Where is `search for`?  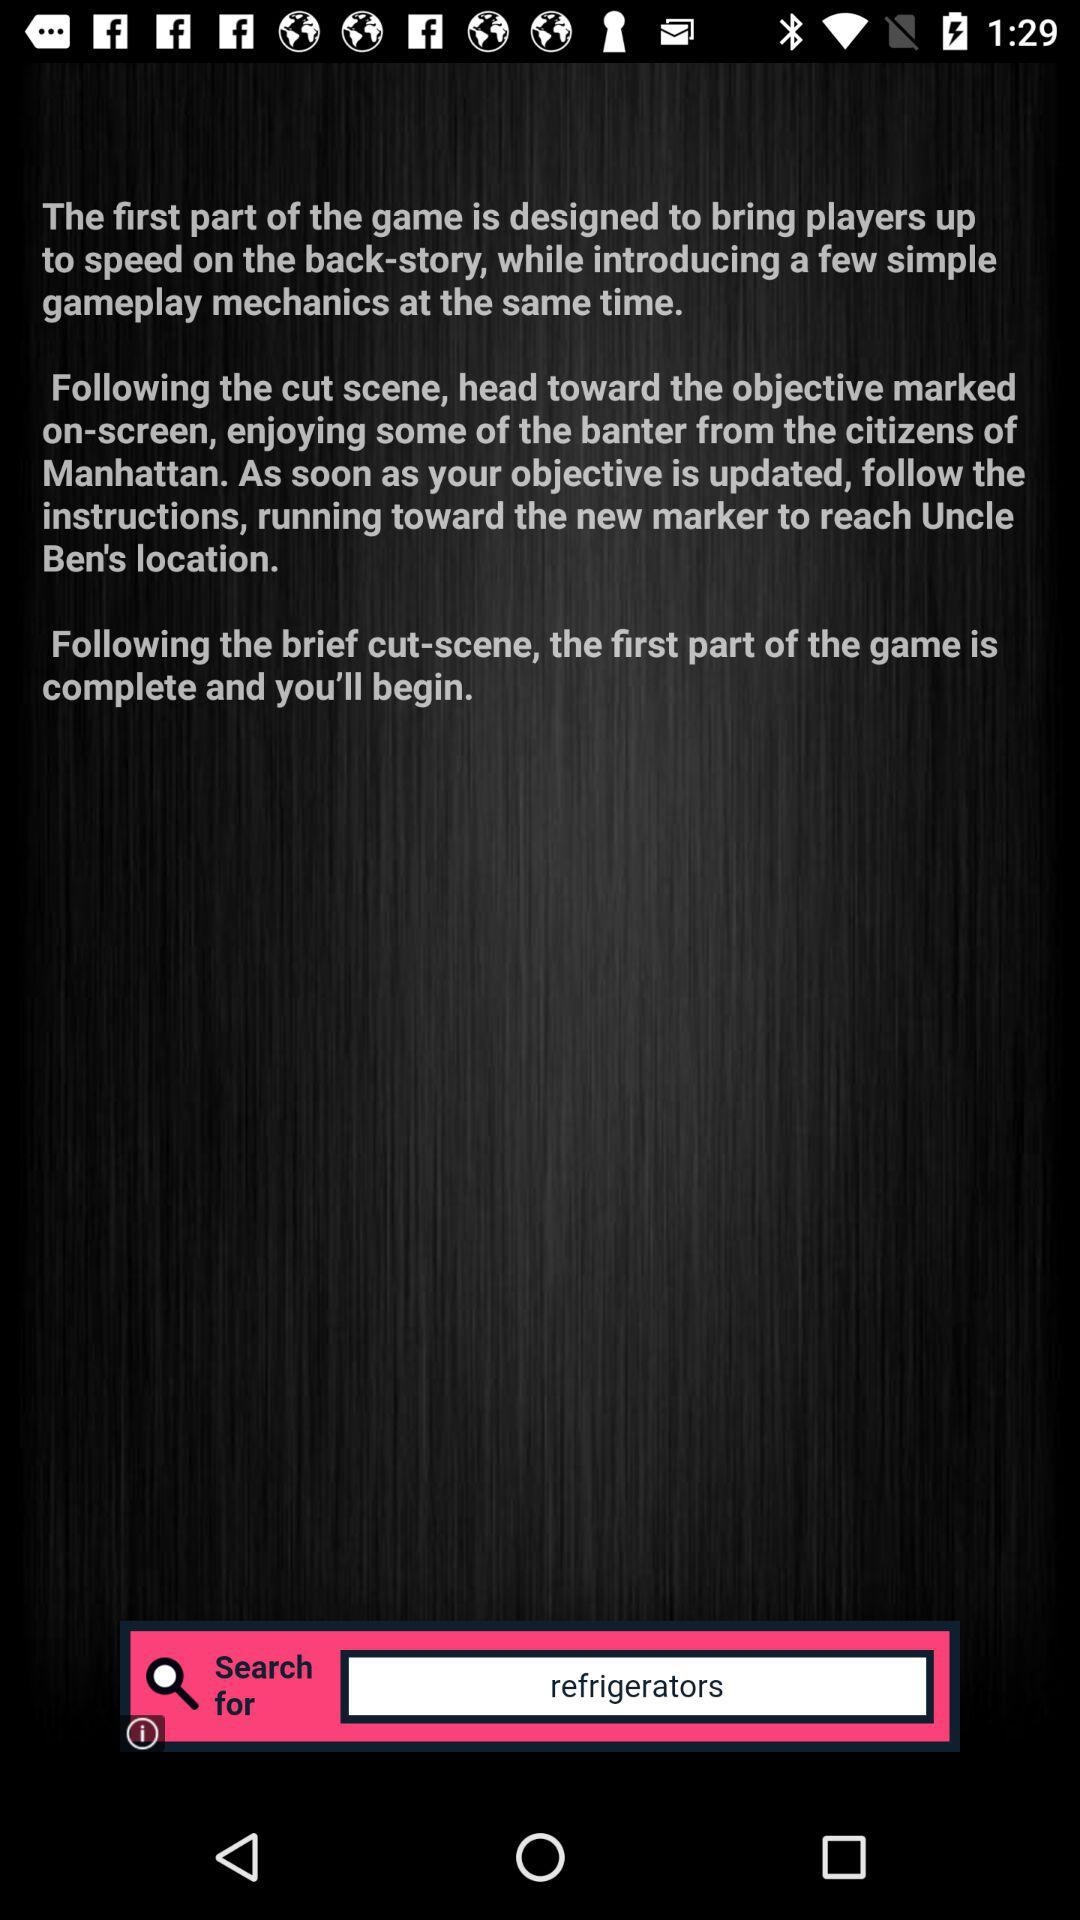 search for is located at coordinates (540, 1685).